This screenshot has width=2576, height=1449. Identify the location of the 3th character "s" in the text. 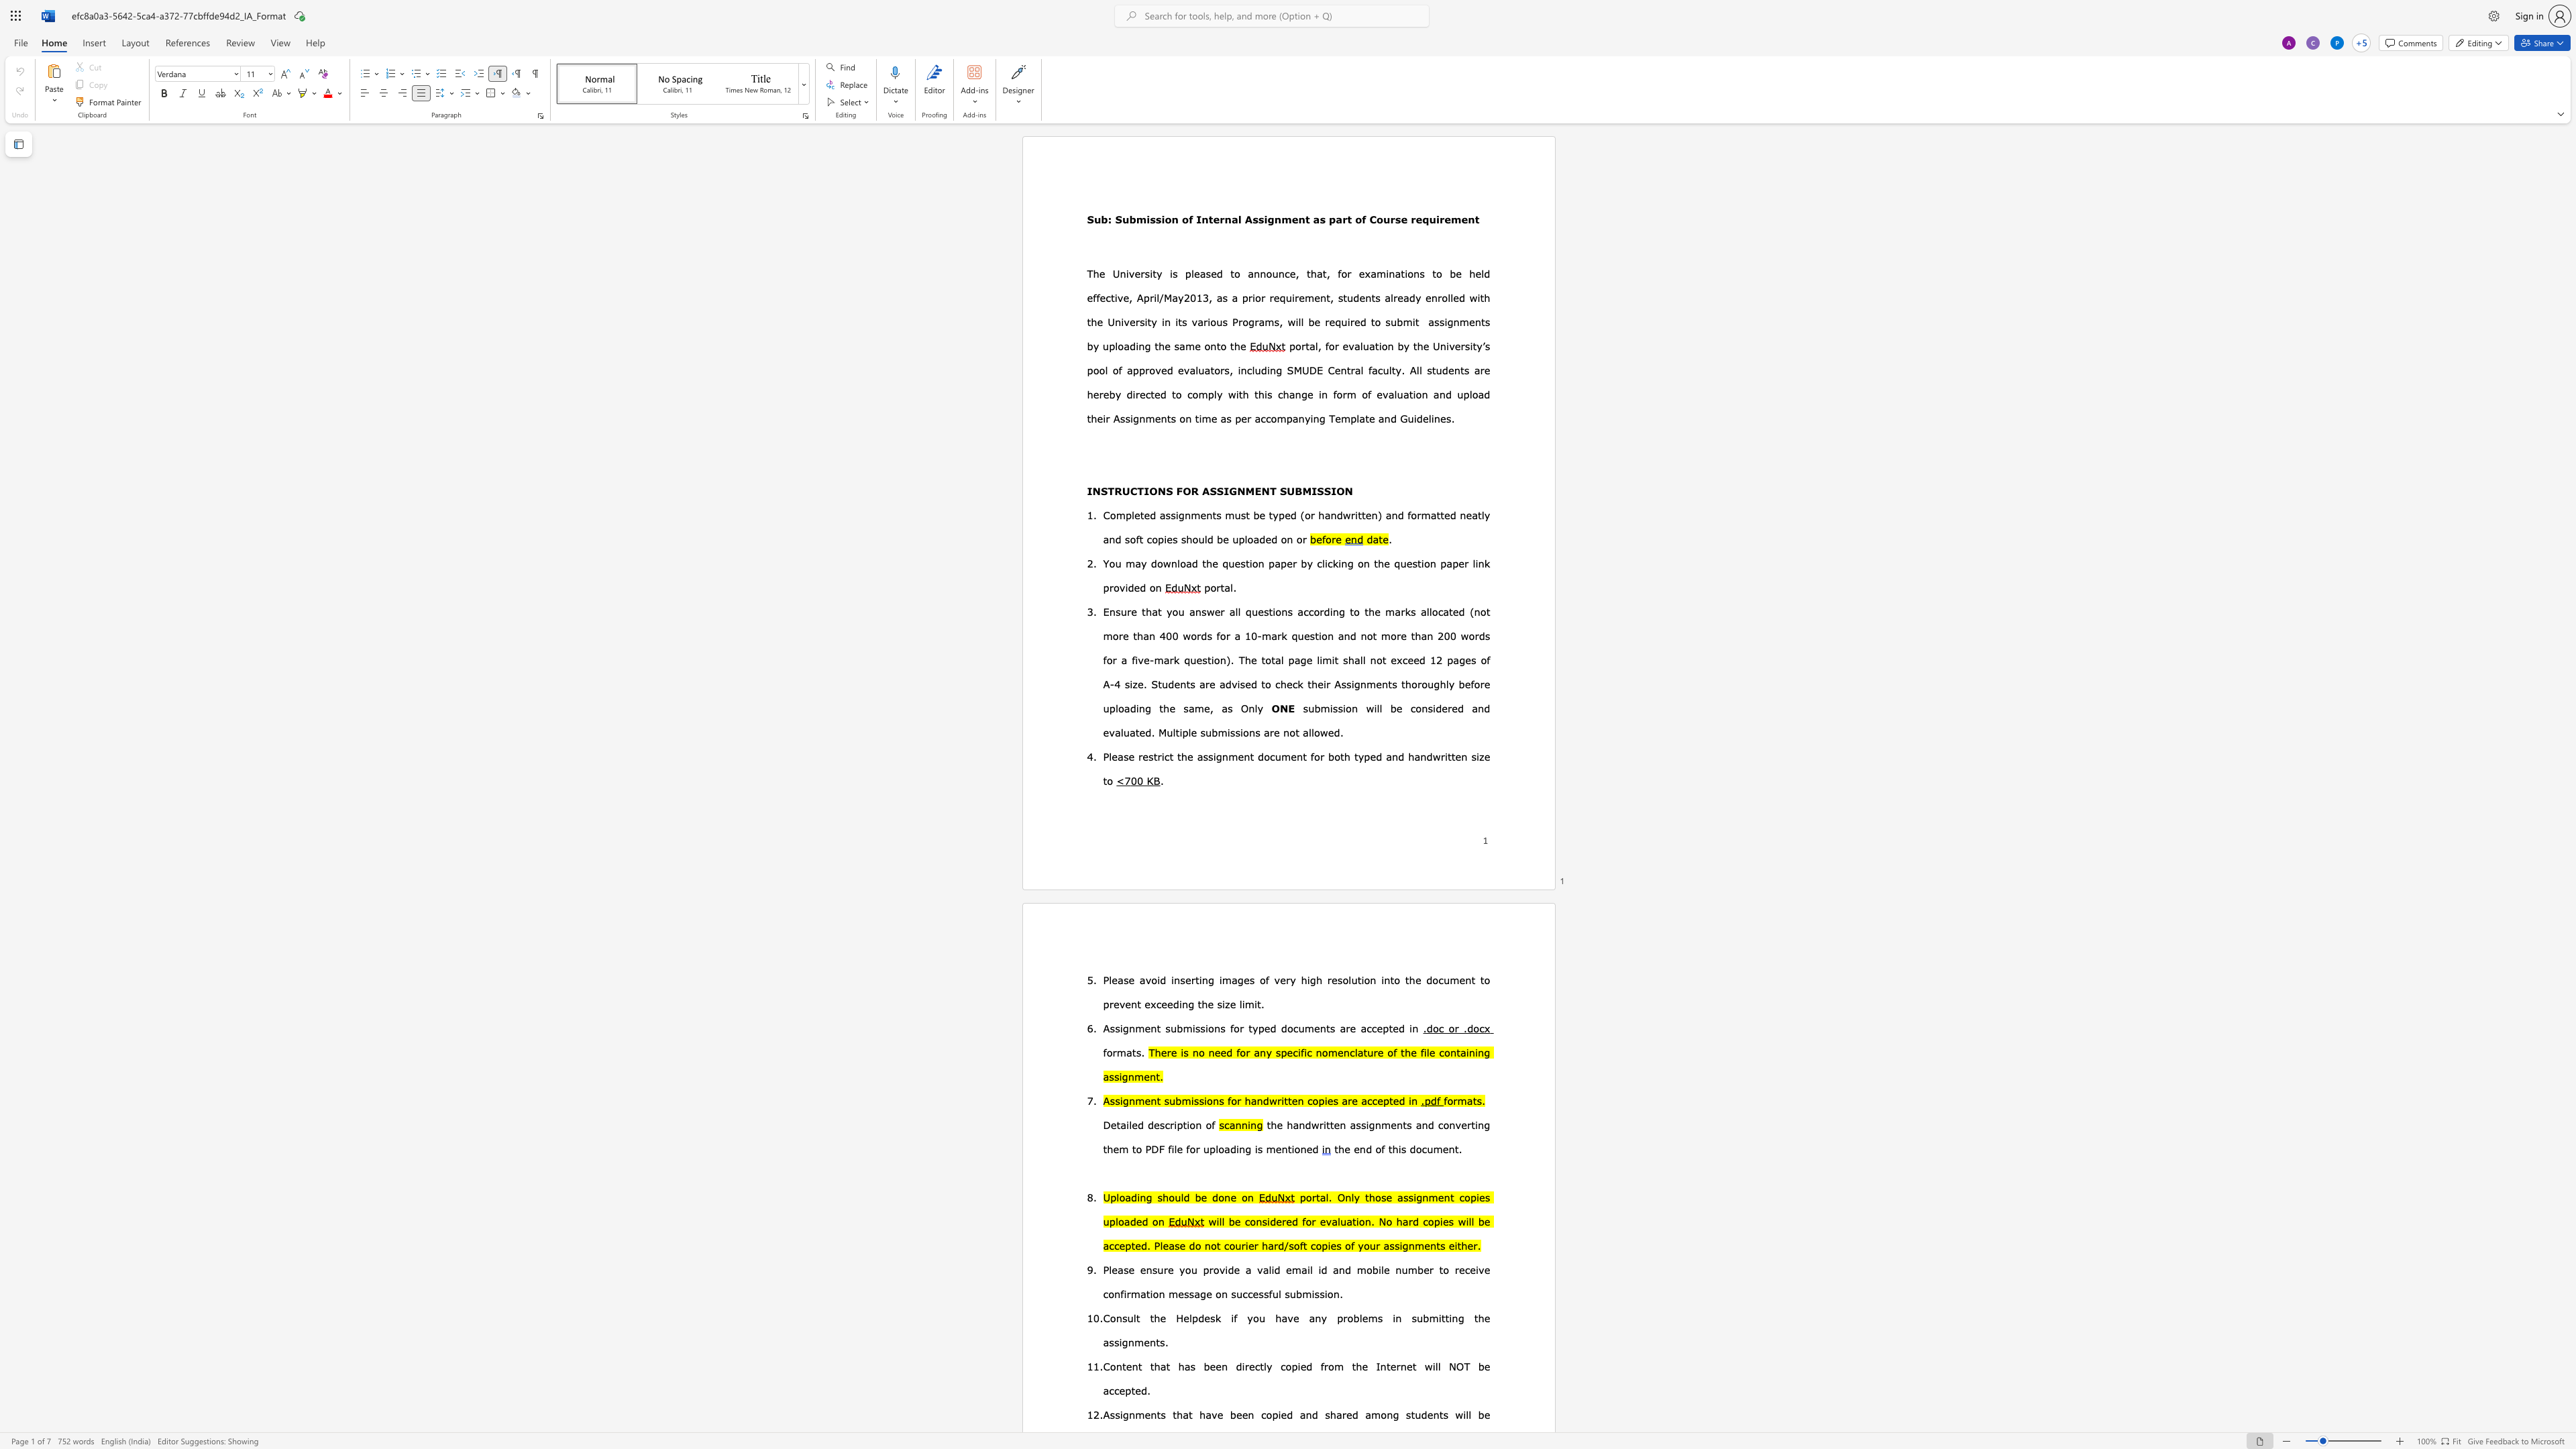
(1442, 320).